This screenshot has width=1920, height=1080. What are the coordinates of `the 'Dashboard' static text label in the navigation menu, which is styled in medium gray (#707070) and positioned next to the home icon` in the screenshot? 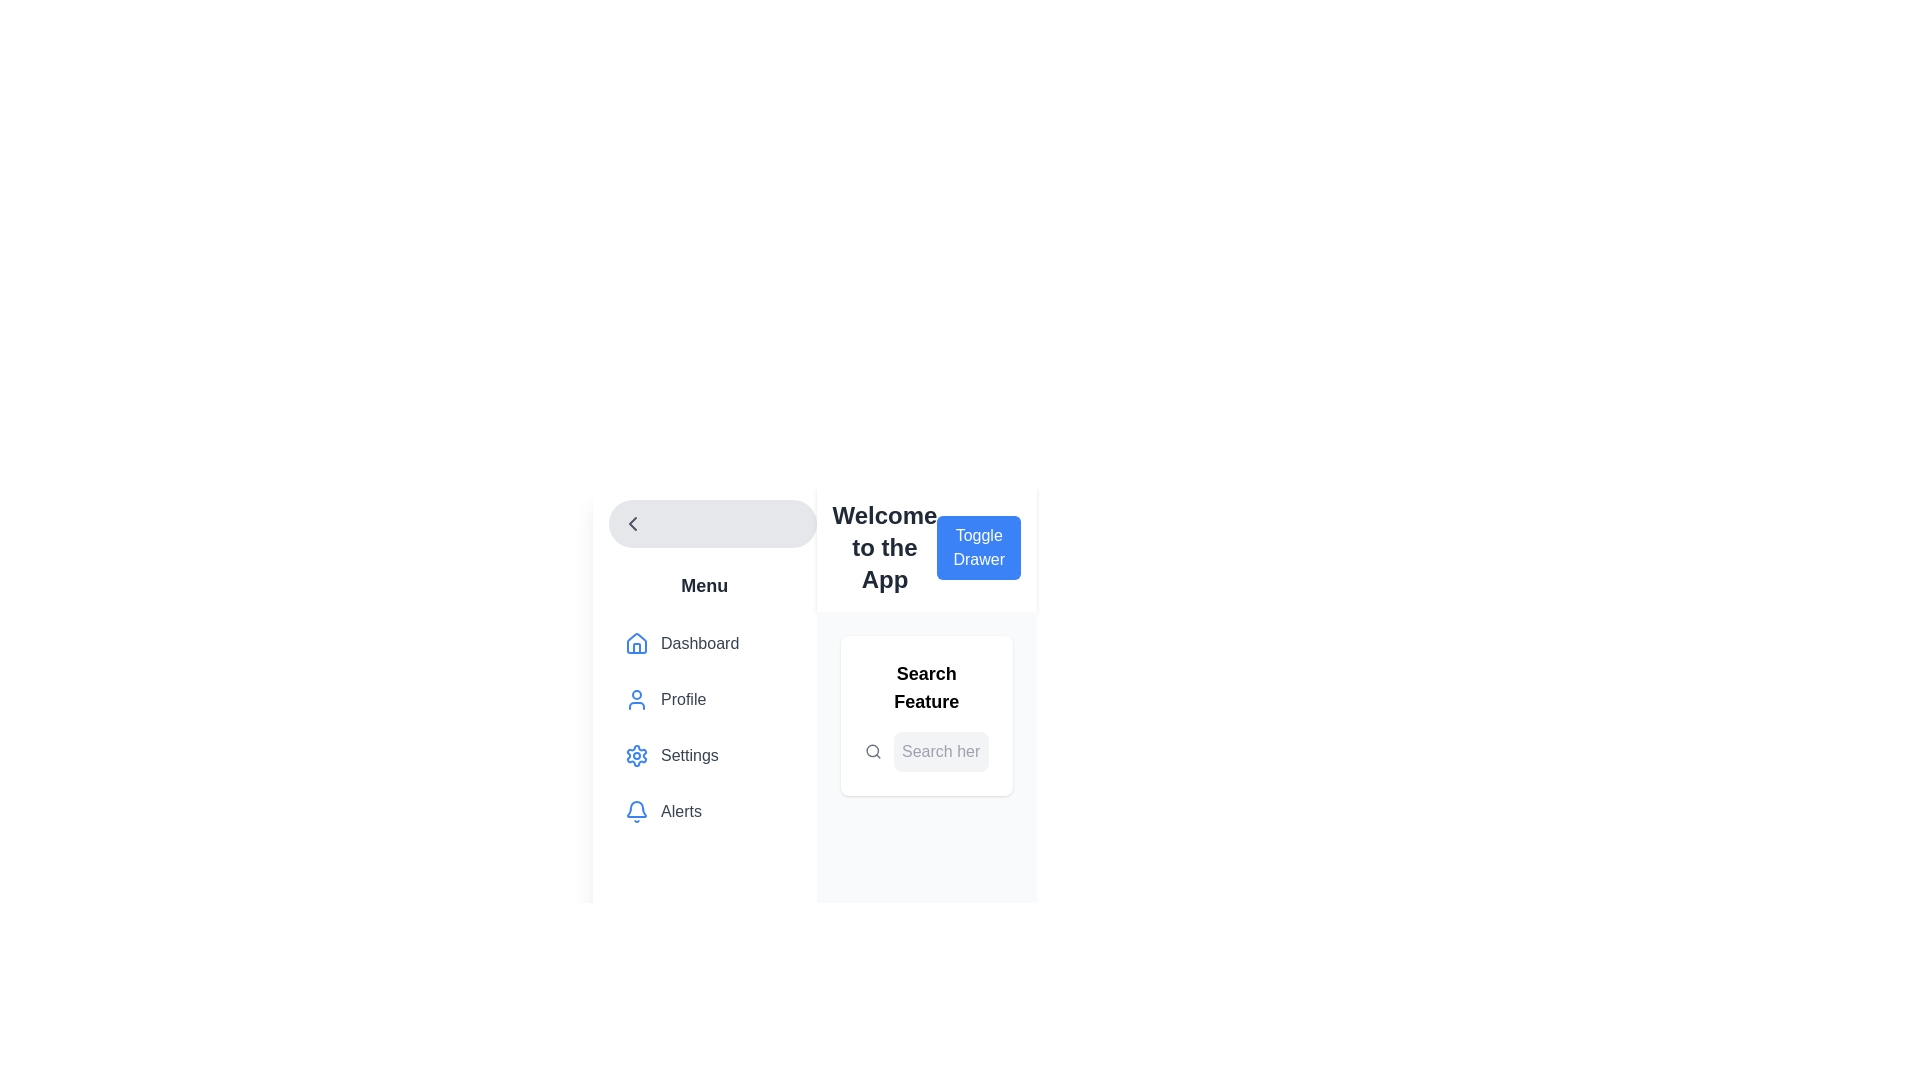 It's located at (700, 644).